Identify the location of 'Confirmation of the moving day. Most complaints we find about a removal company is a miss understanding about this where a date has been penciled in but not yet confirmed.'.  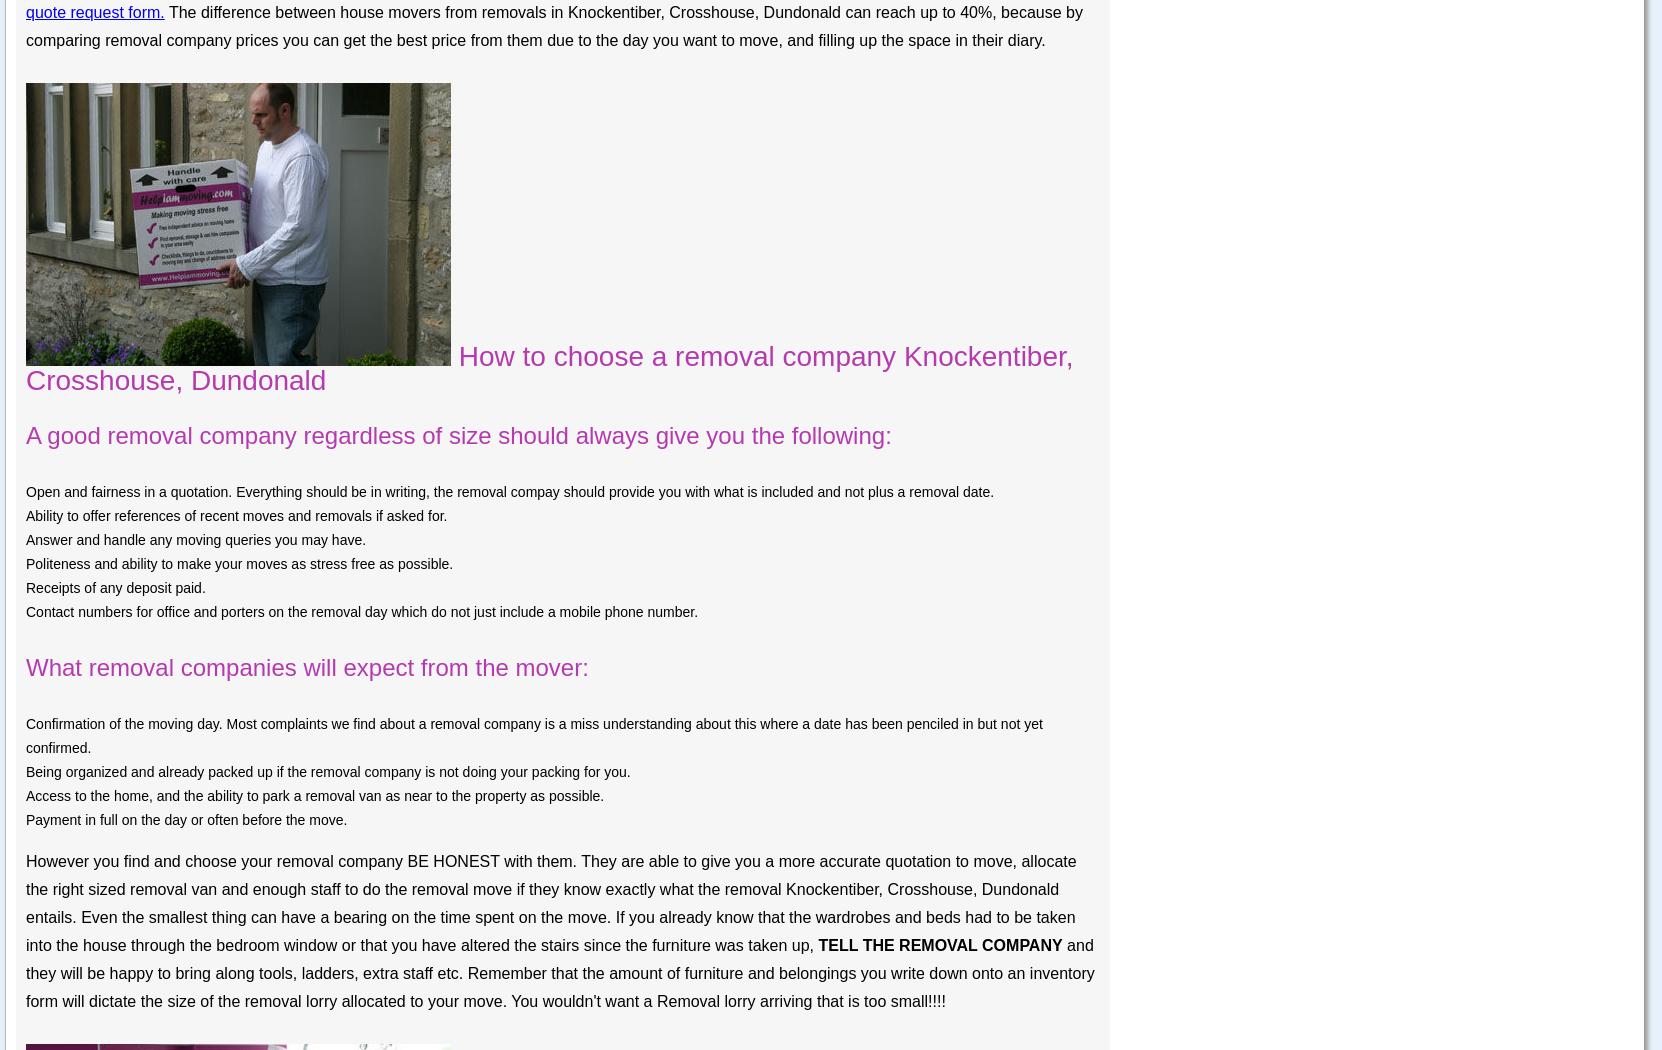
(533, 735).